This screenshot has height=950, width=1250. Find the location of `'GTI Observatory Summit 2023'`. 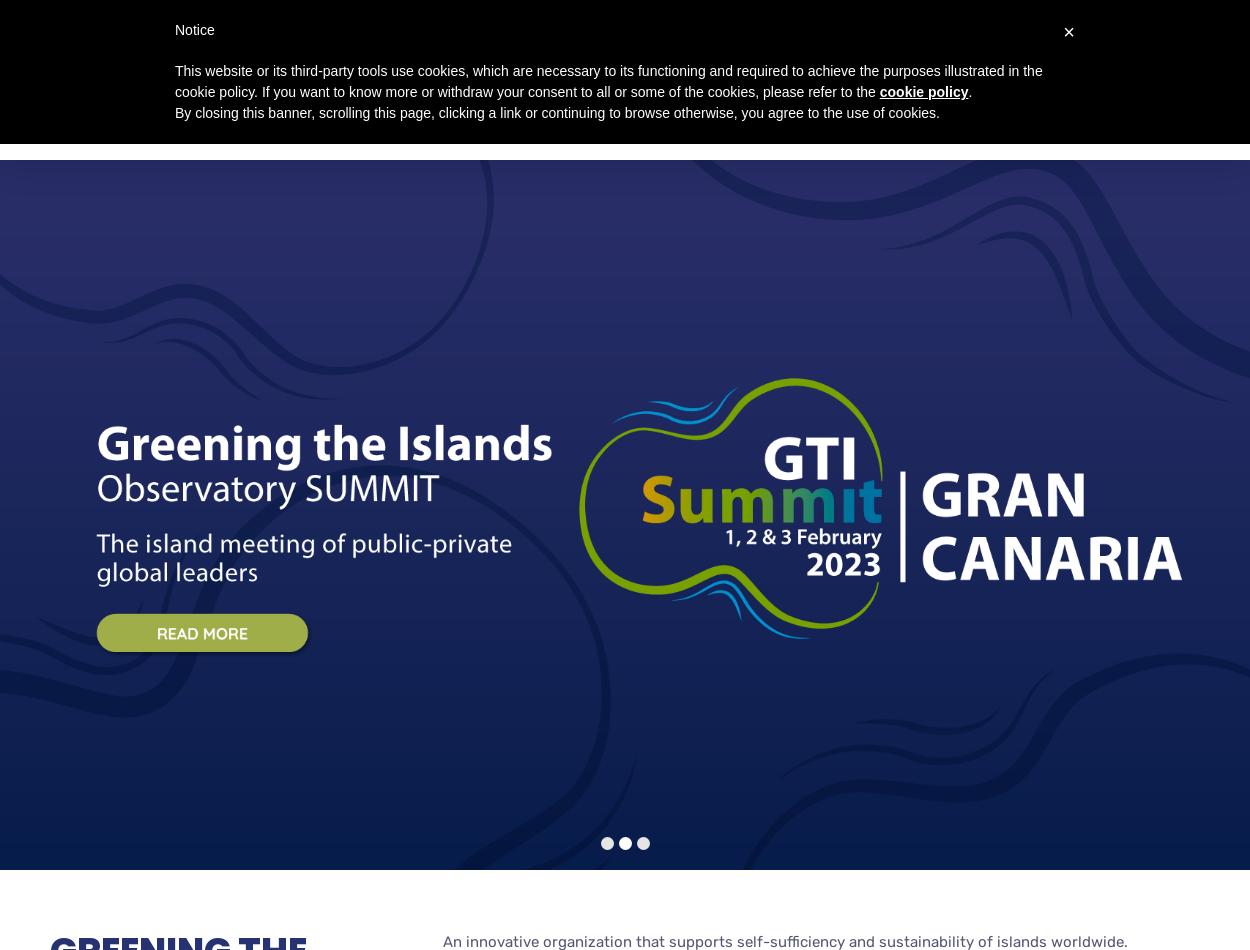

'GTI Observatory Summit 2023' is located at coordinates (621, 152).